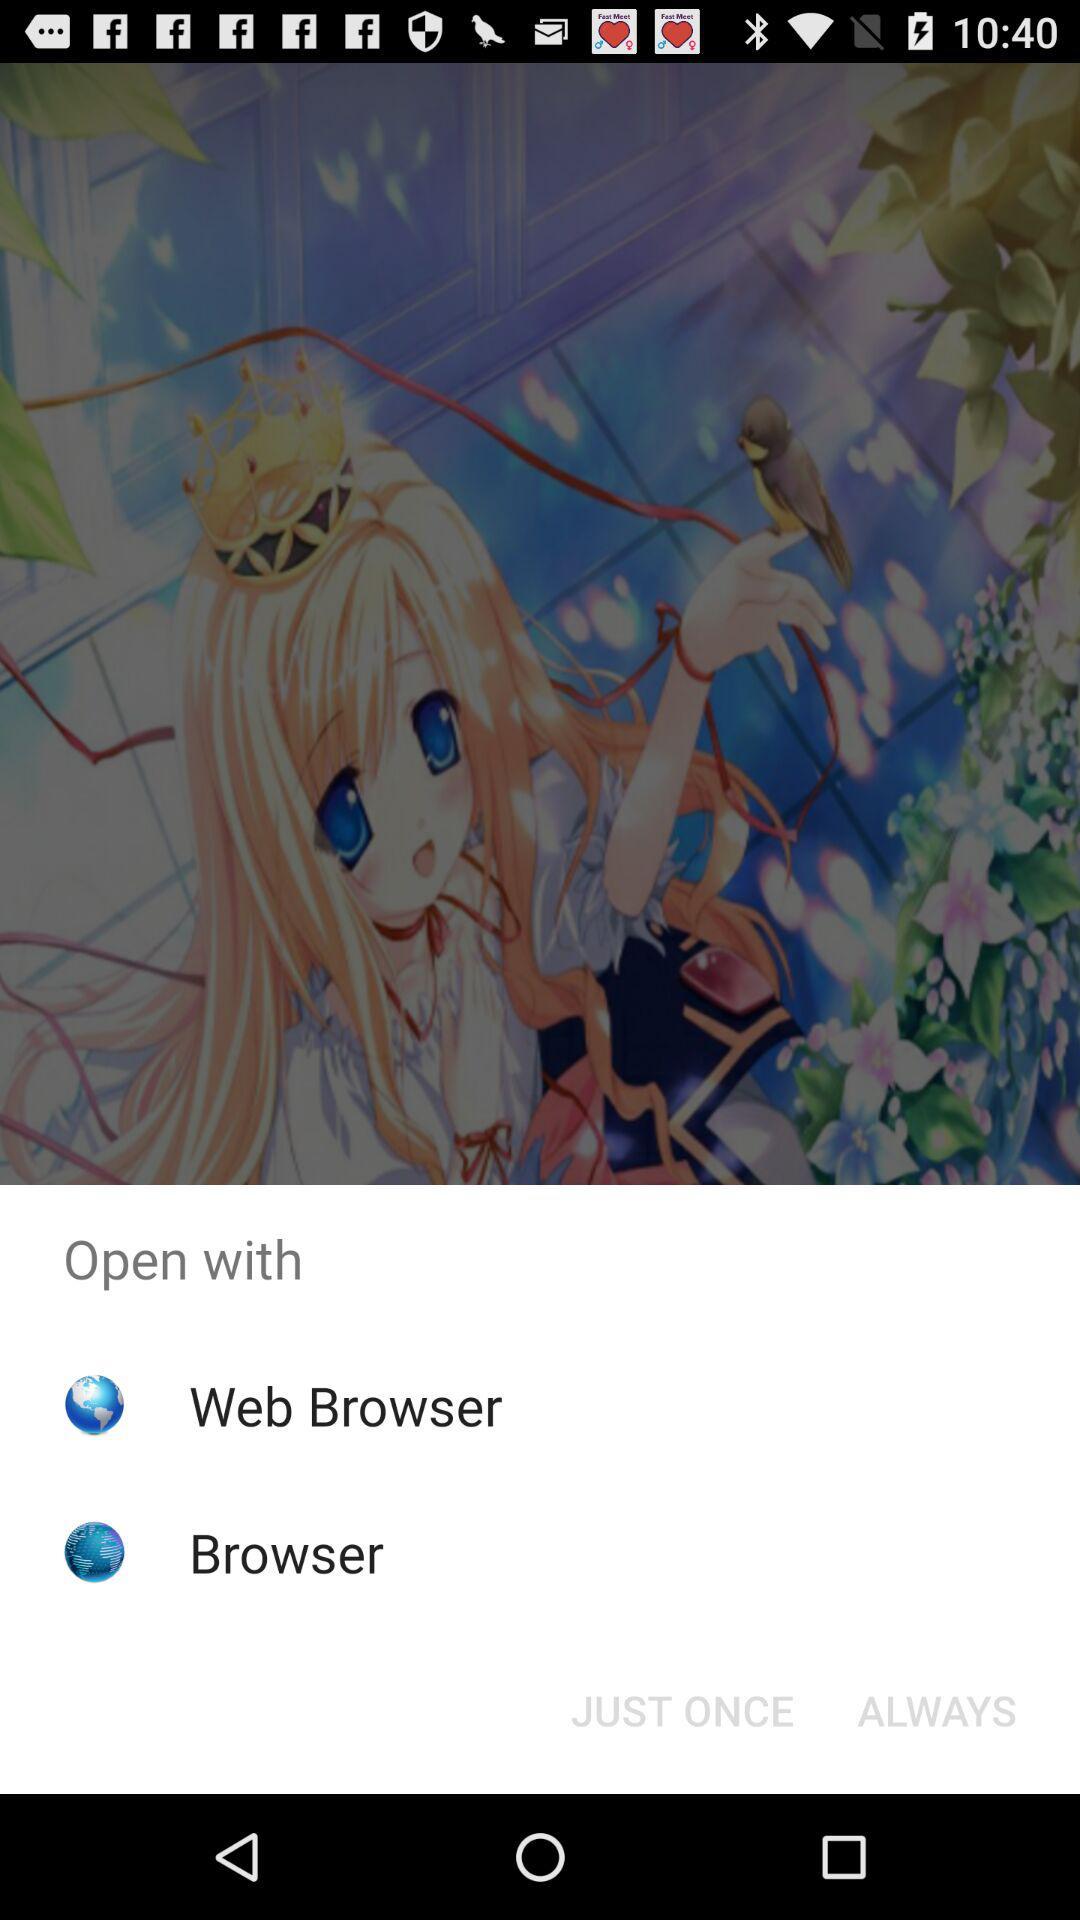  Describe the element at coordinates (937, 1708) in the screenshot. I see `item to the right of just once icon` at that location.